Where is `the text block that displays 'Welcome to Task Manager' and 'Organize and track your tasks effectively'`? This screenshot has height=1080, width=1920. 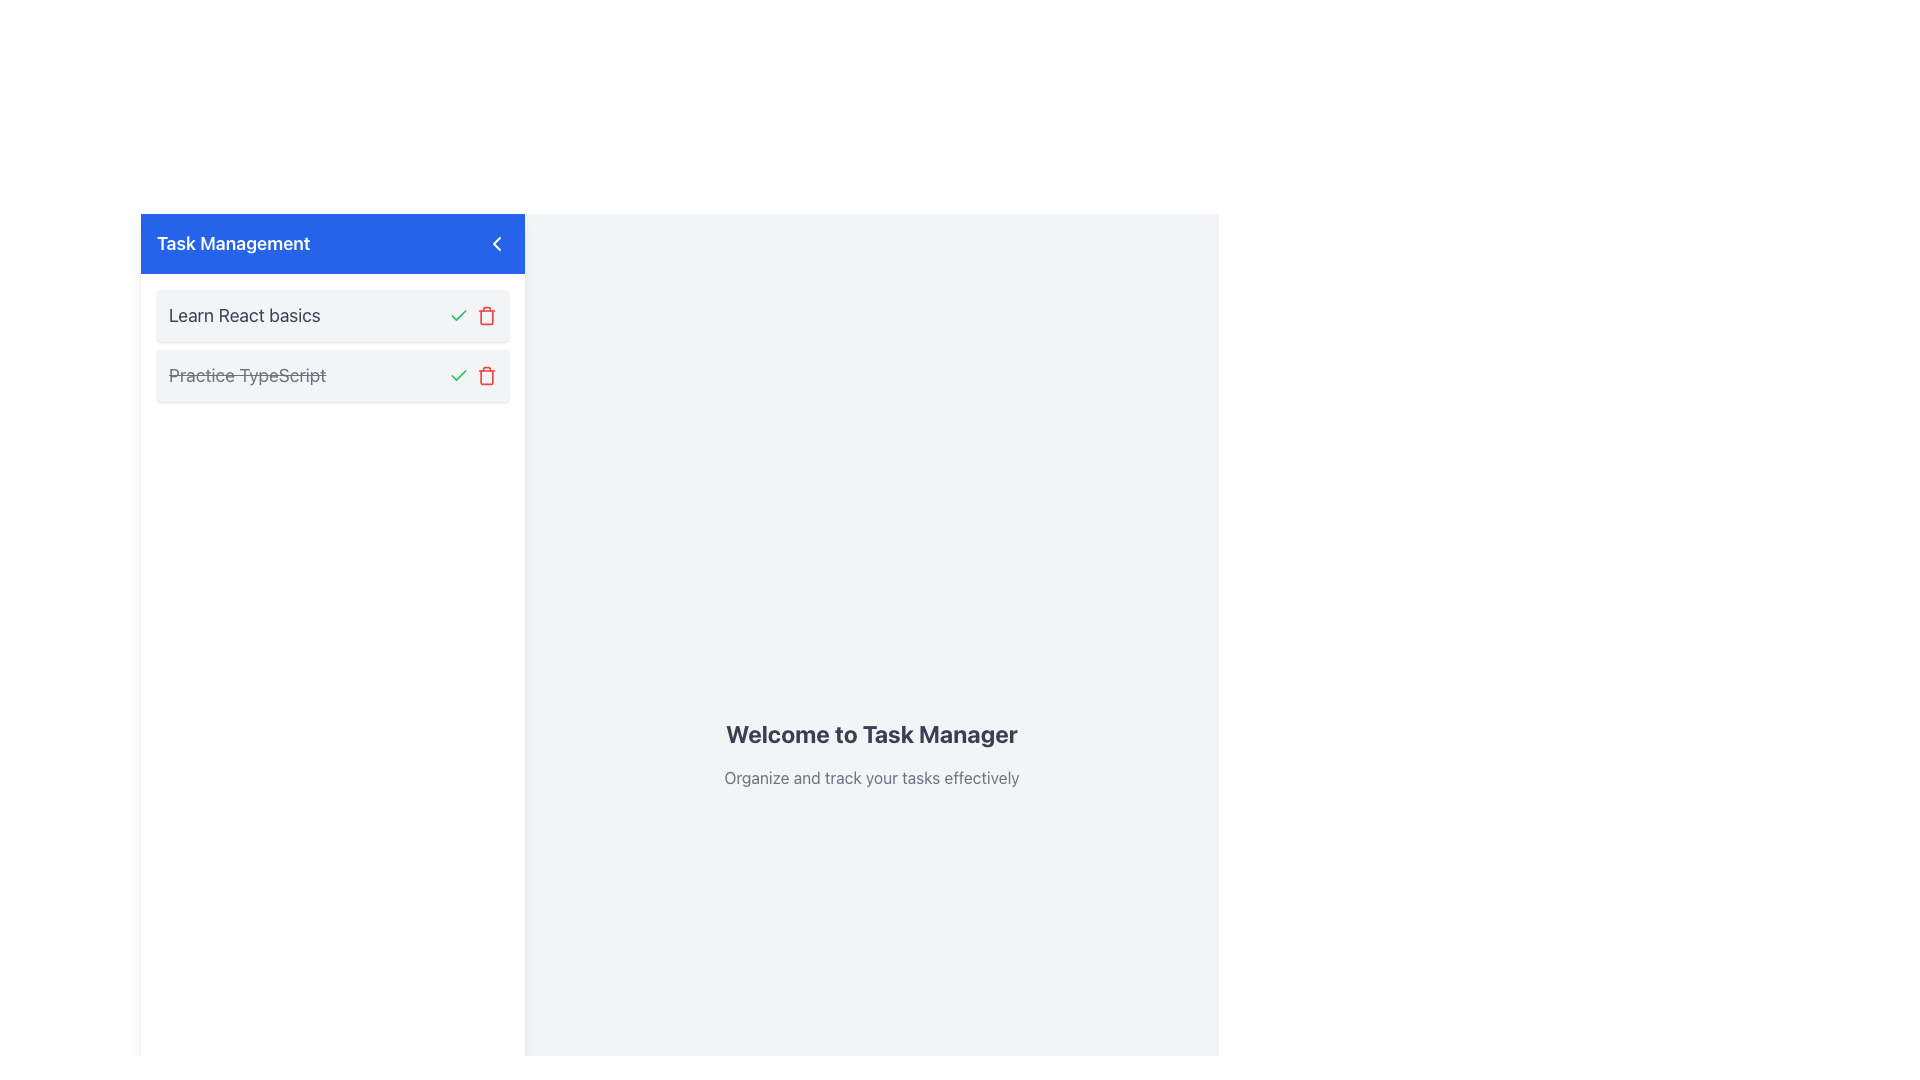 the text block that displays 'Welcome to Task Manager' and 'Organize and track your tasks effectively' is located at coordinates (872, 753).